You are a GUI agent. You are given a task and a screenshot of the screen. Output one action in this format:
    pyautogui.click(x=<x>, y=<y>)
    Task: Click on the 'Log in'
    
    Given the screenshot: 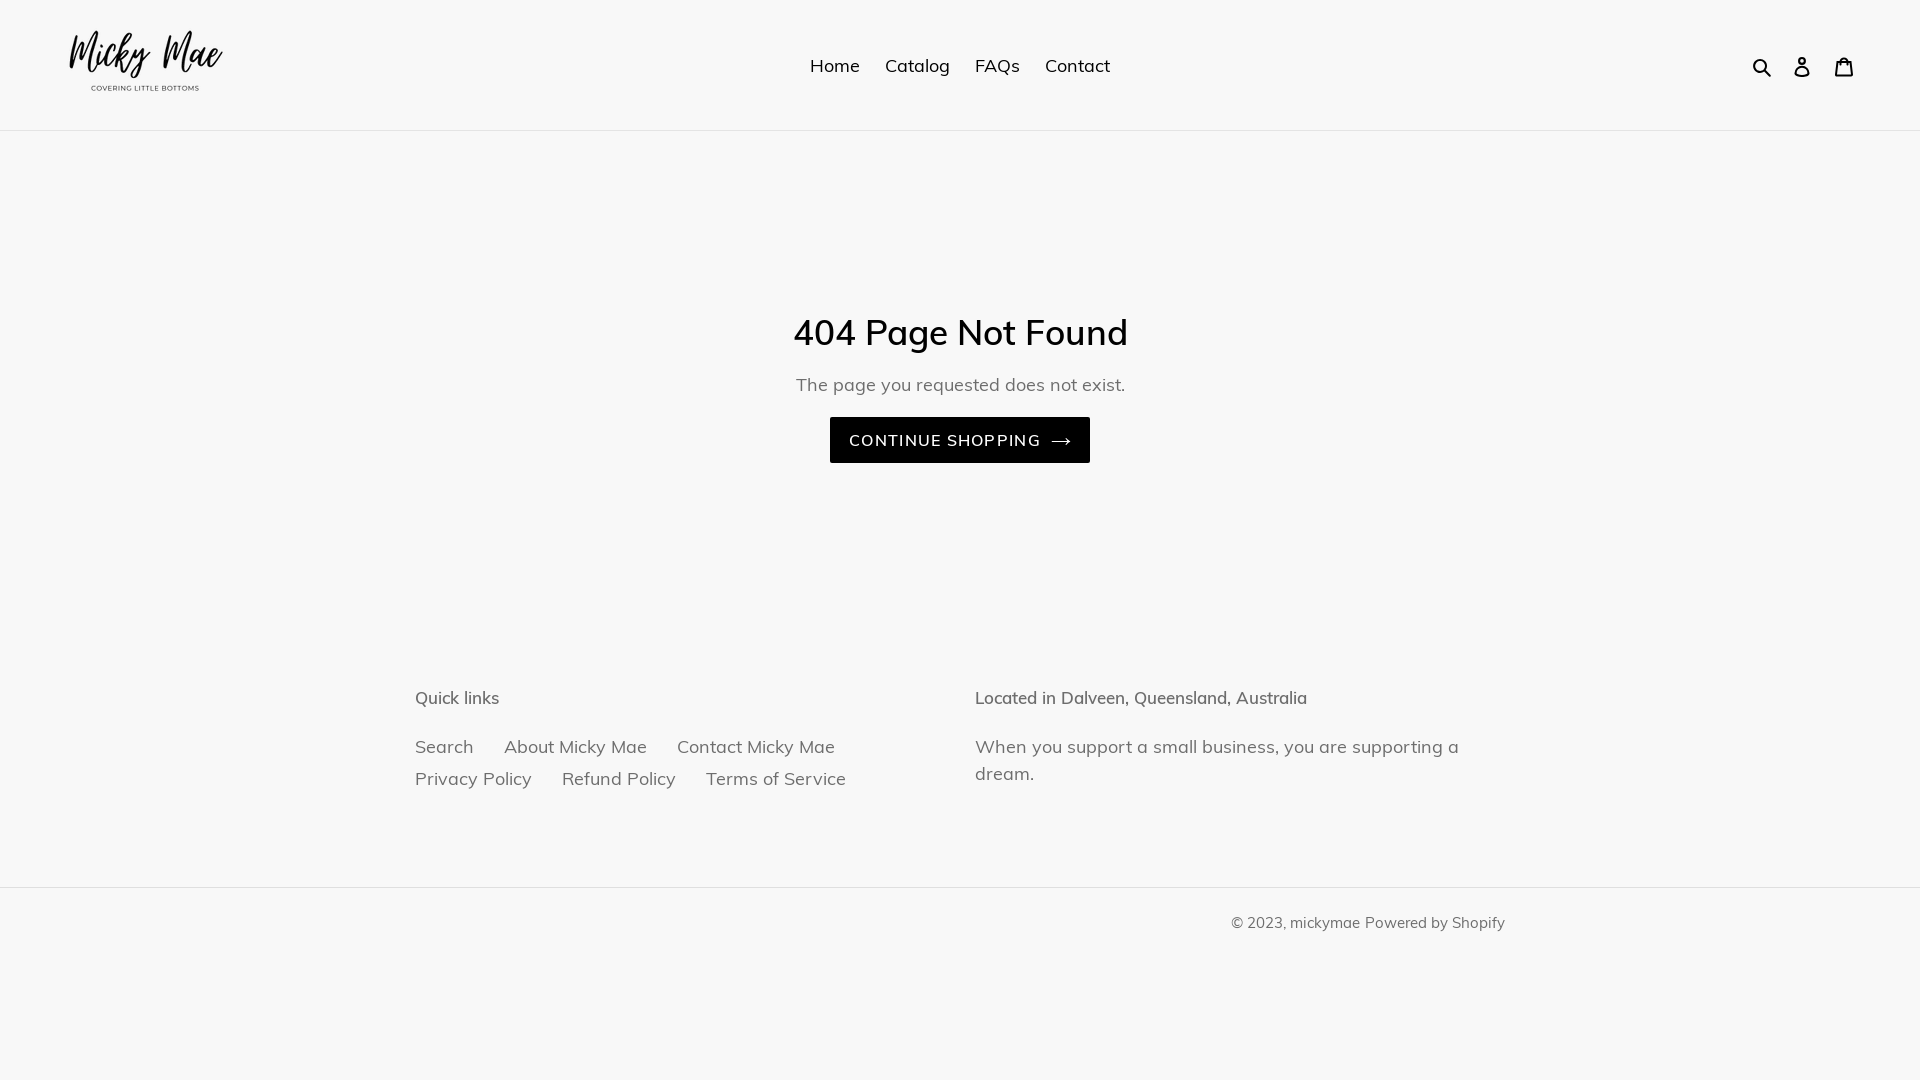 What is the action you would take?
    pyautogui.click(x=1801, y=64)
    